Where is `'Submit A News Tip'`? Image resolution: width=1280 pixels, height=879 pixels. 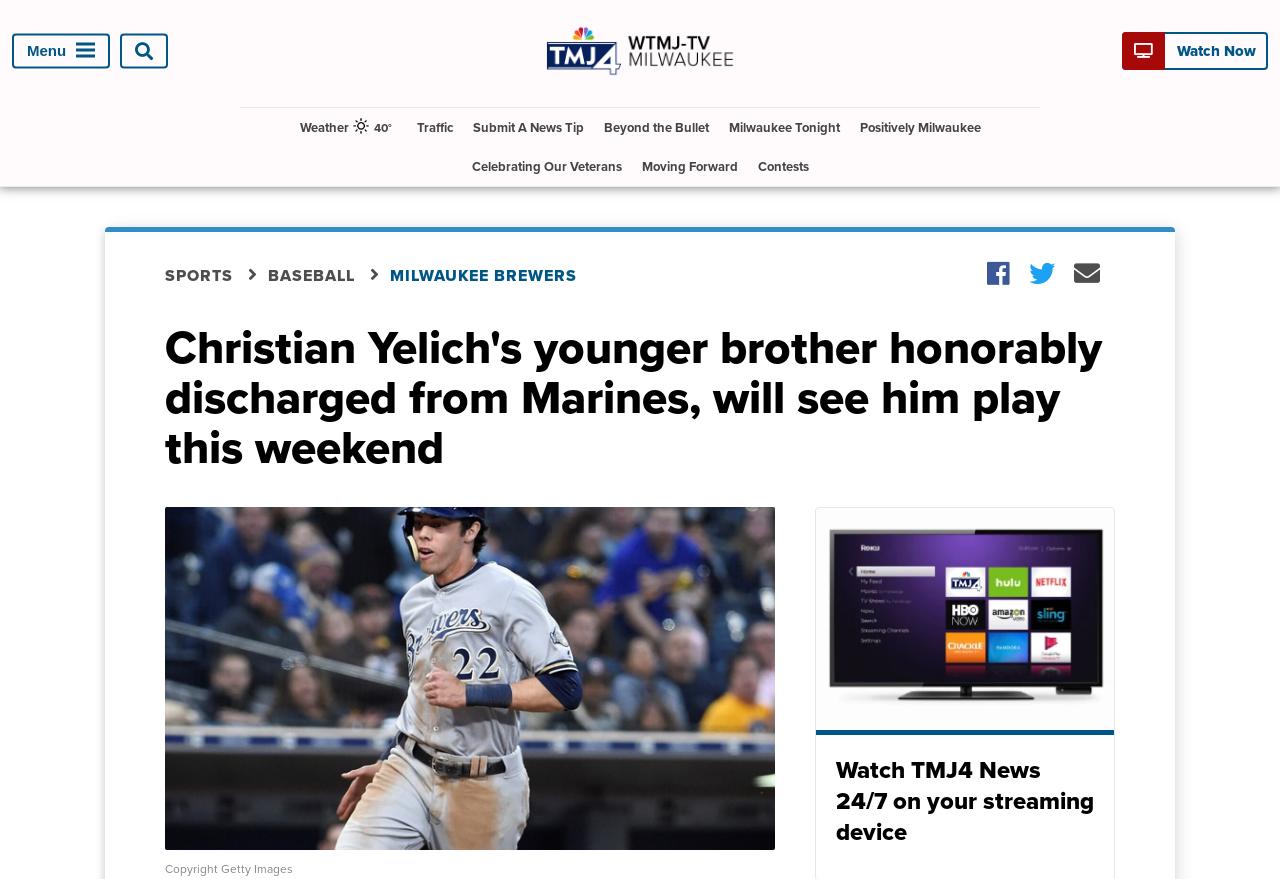 'Submit A News Tip' is located at coordinates (527, 126).